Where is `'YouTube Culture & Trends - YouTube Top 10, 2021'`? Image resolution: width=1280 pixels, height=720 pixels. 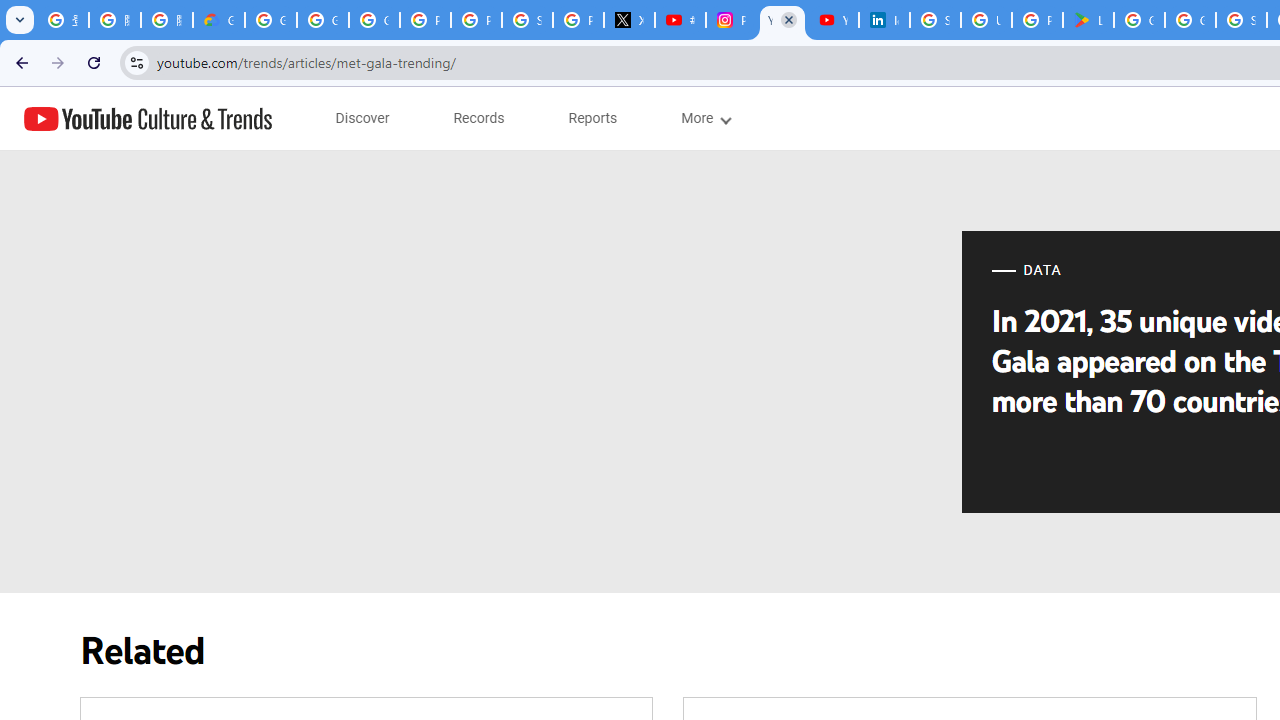
'YouTube Culture & Trends - YouTube Top 10, 2021' is located at coordinates (833, 20).